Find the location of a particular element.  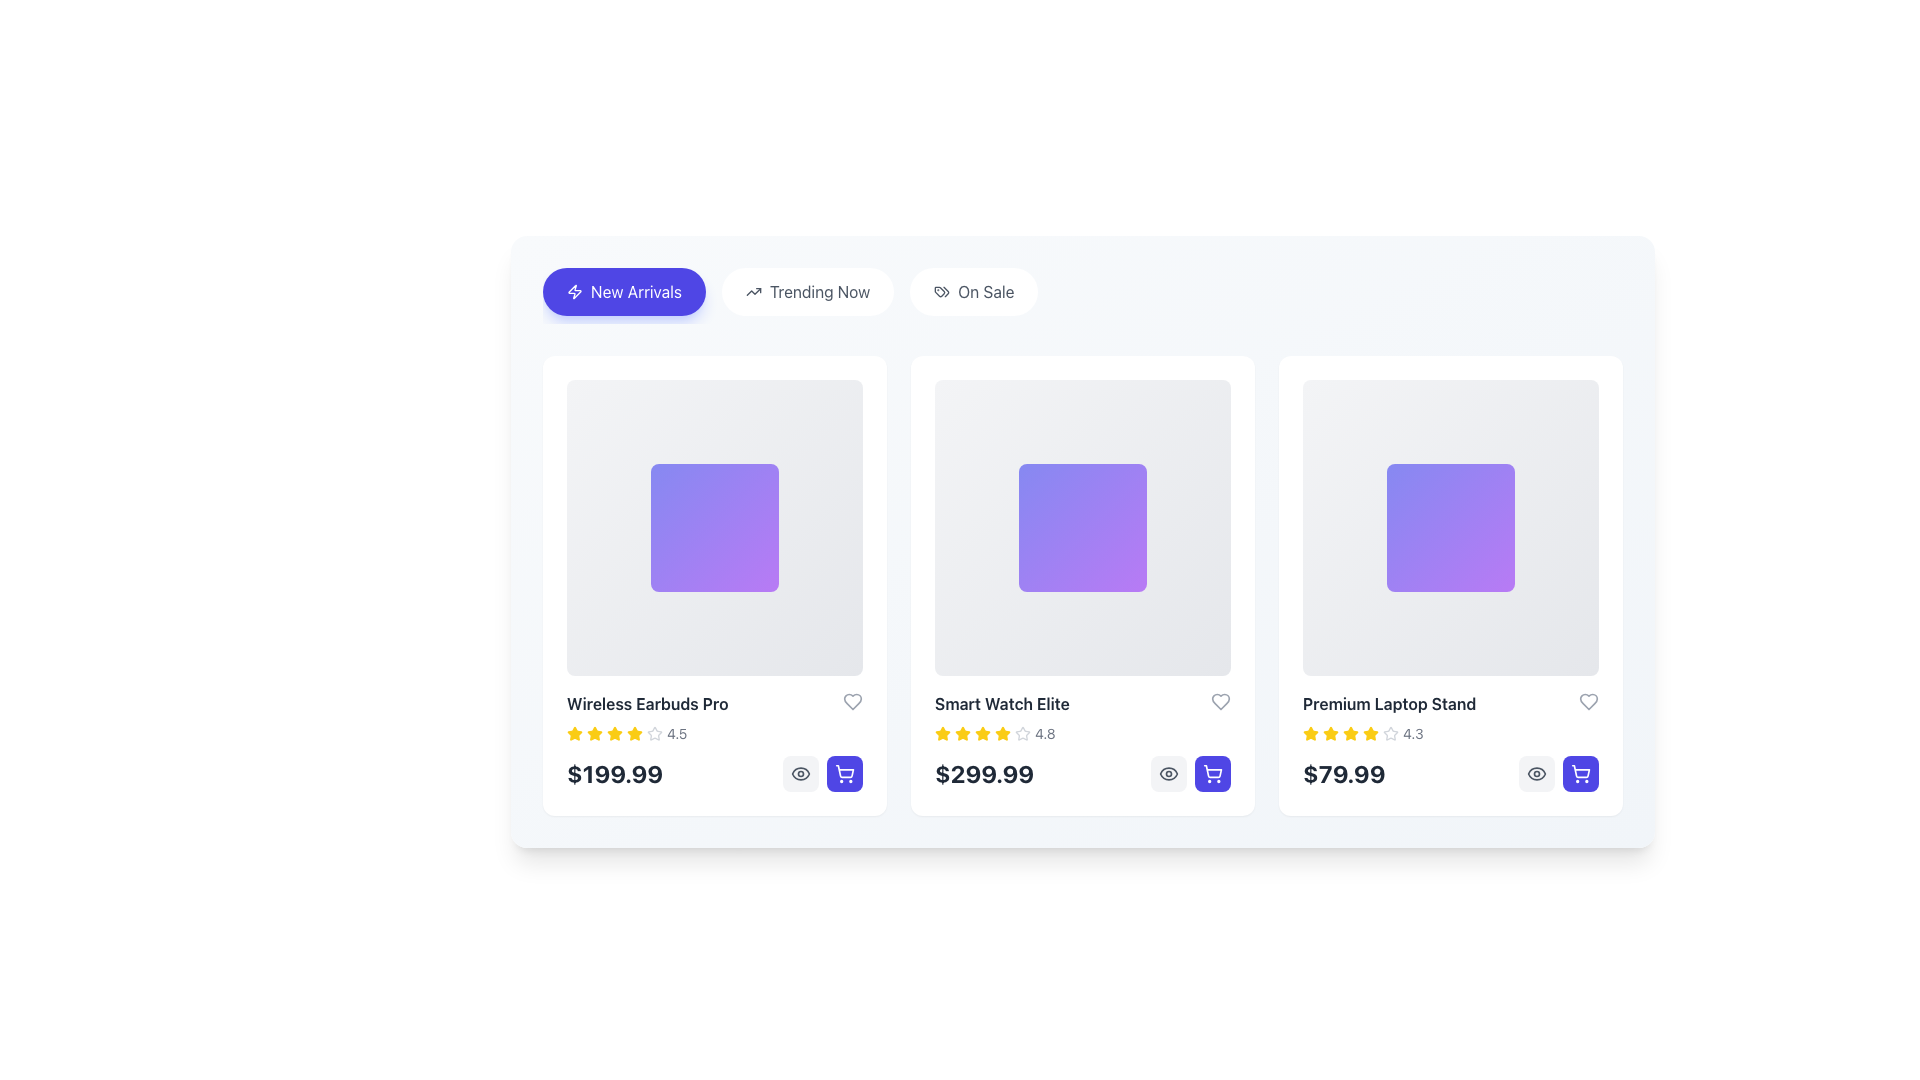

static text label displaying the price of the product located at the bottom of the leftmost product card in the horizontally arranged list is located at coordinates (614, 773).